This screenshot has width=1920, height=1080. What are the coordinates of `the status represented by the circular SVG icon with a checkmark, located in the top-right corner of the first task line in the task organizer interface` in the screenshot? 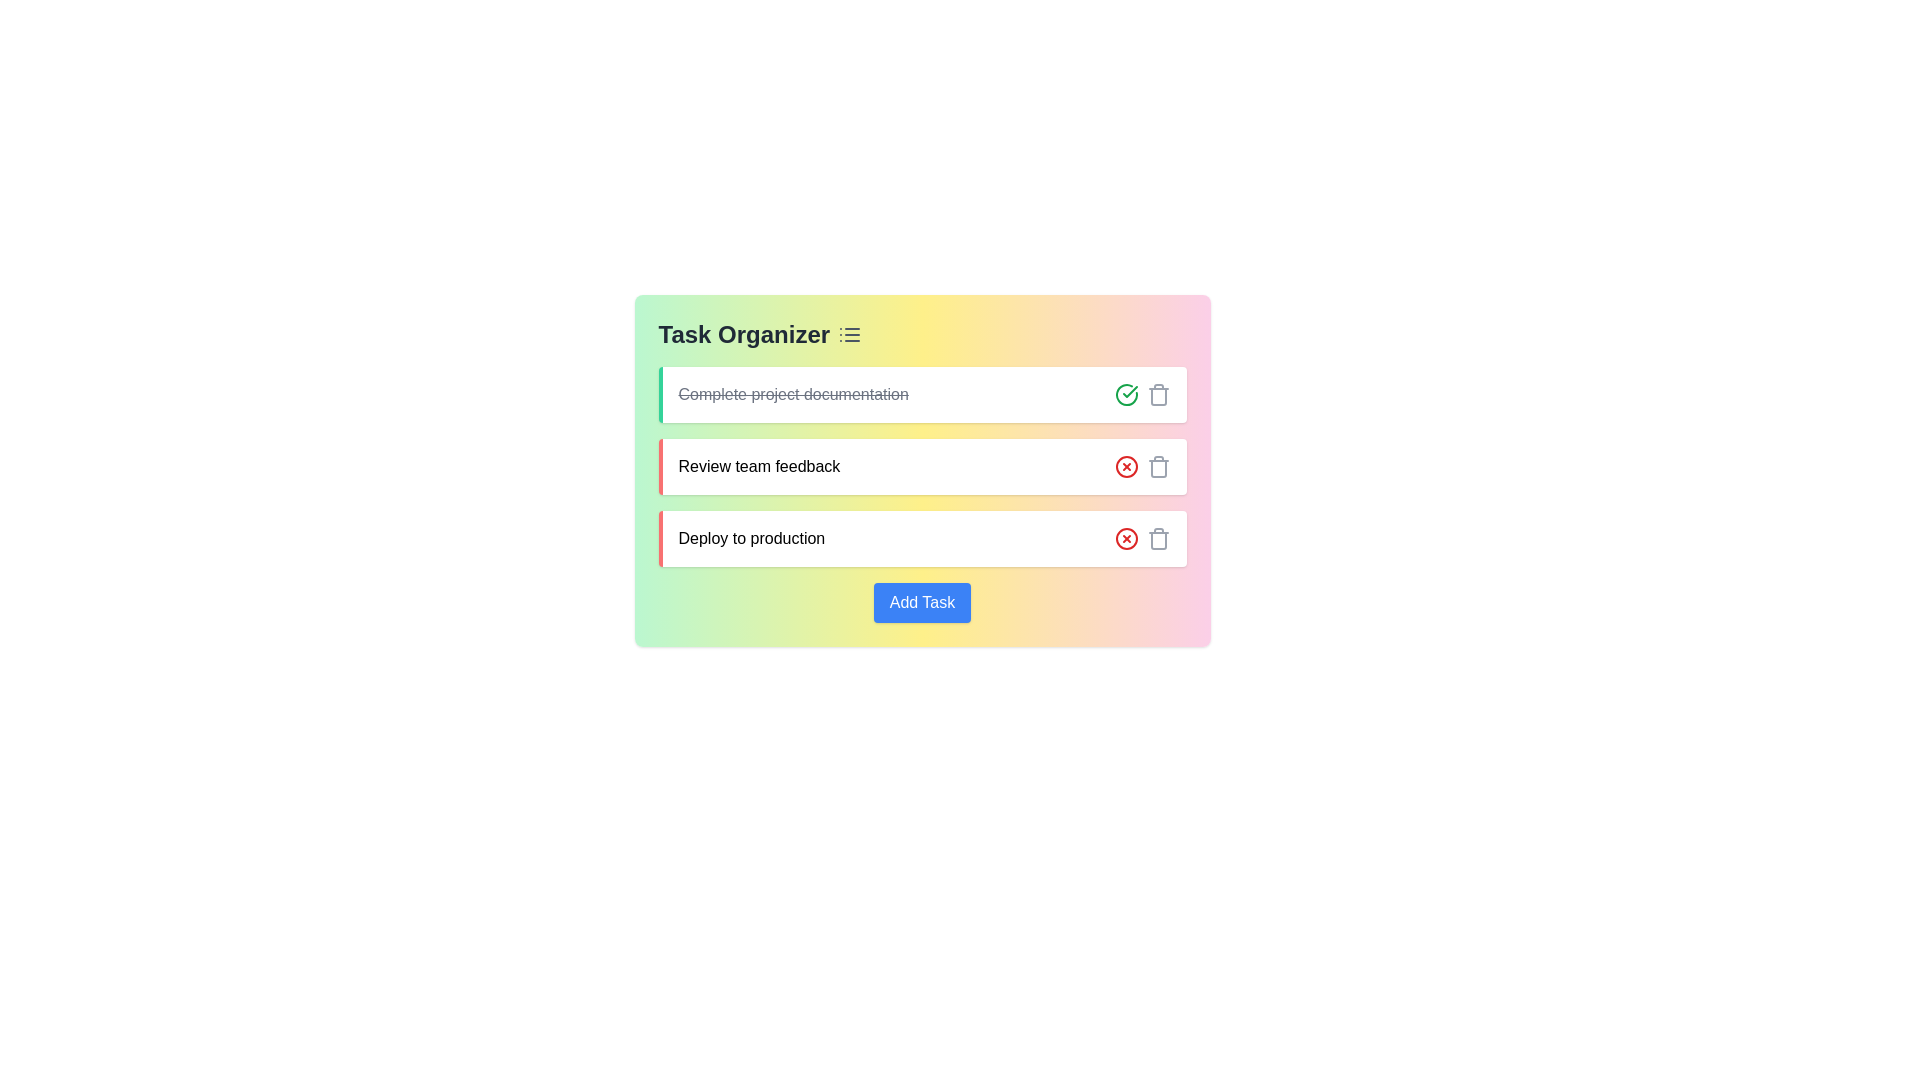 It's located at (1126, 394).